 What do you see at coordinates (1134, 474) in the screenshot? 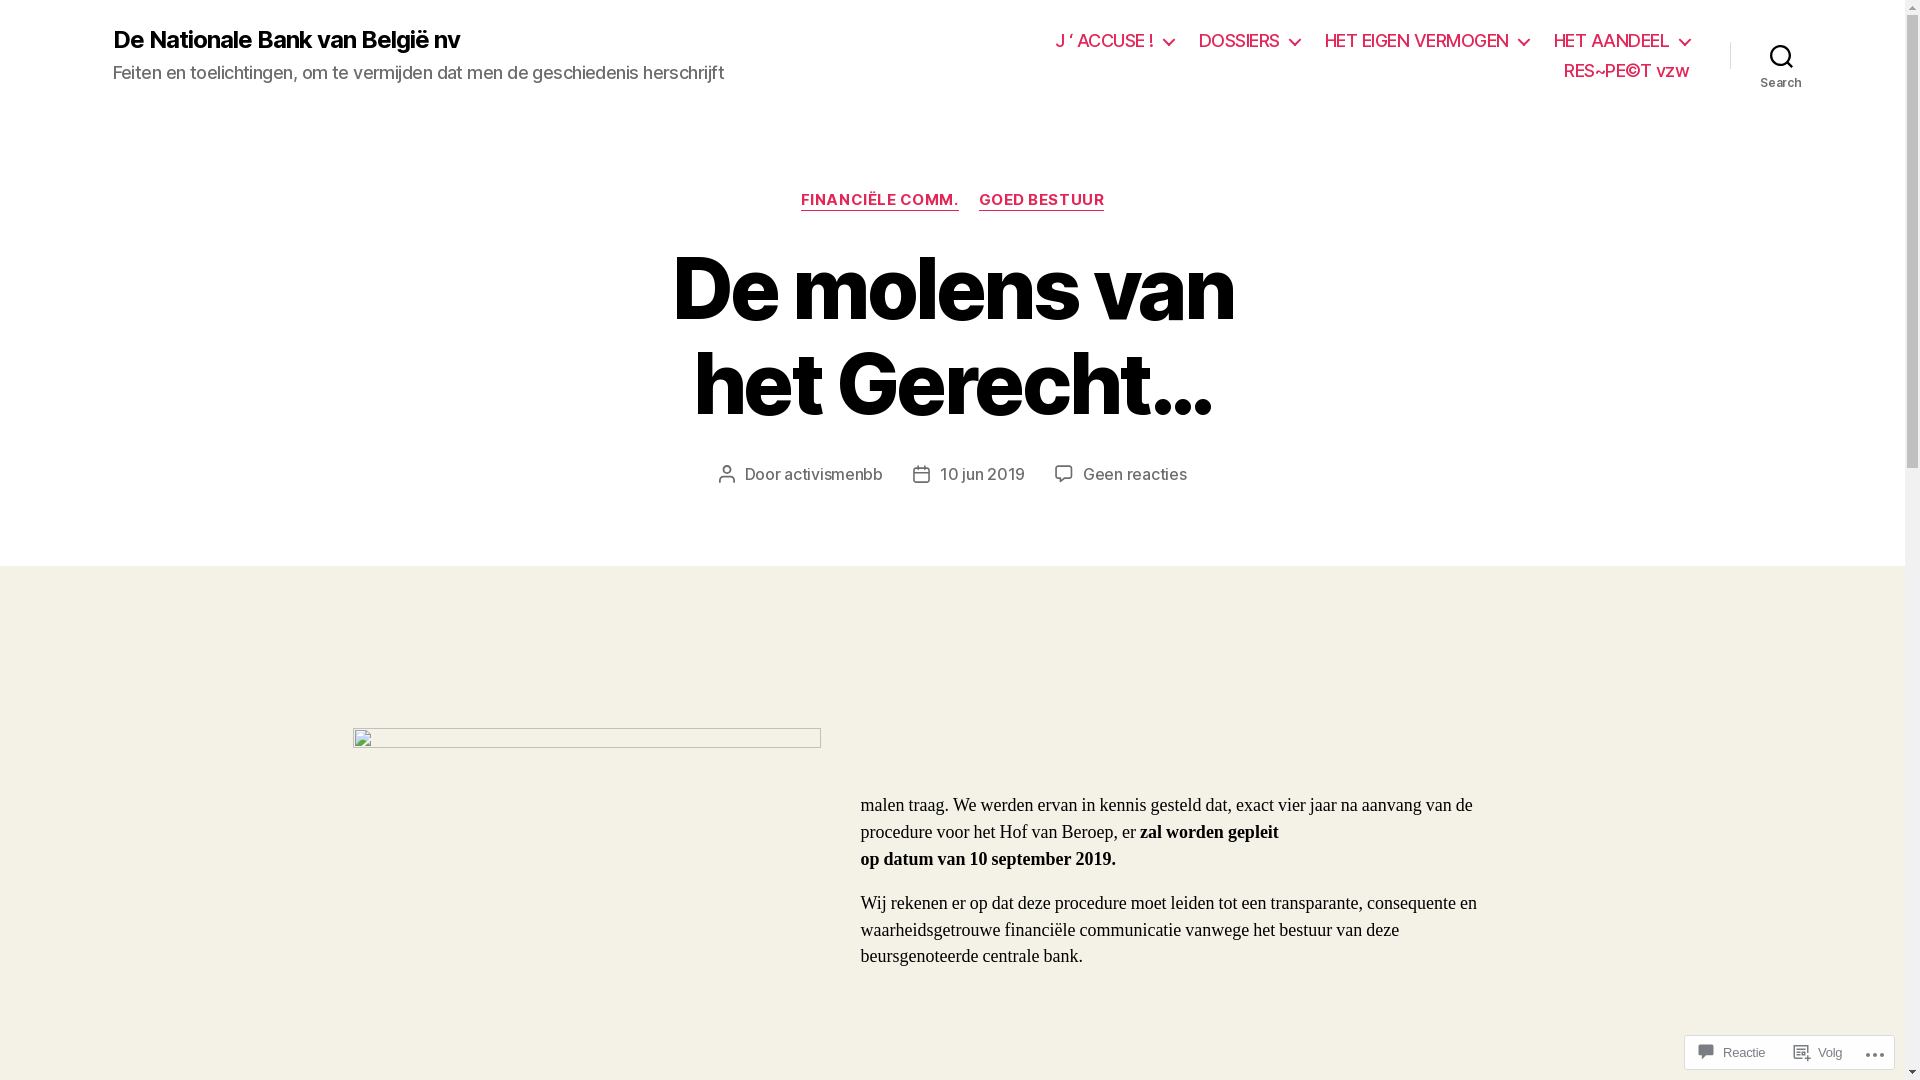
I see `'Geen reacties'` at bounding box center [1134, 474].